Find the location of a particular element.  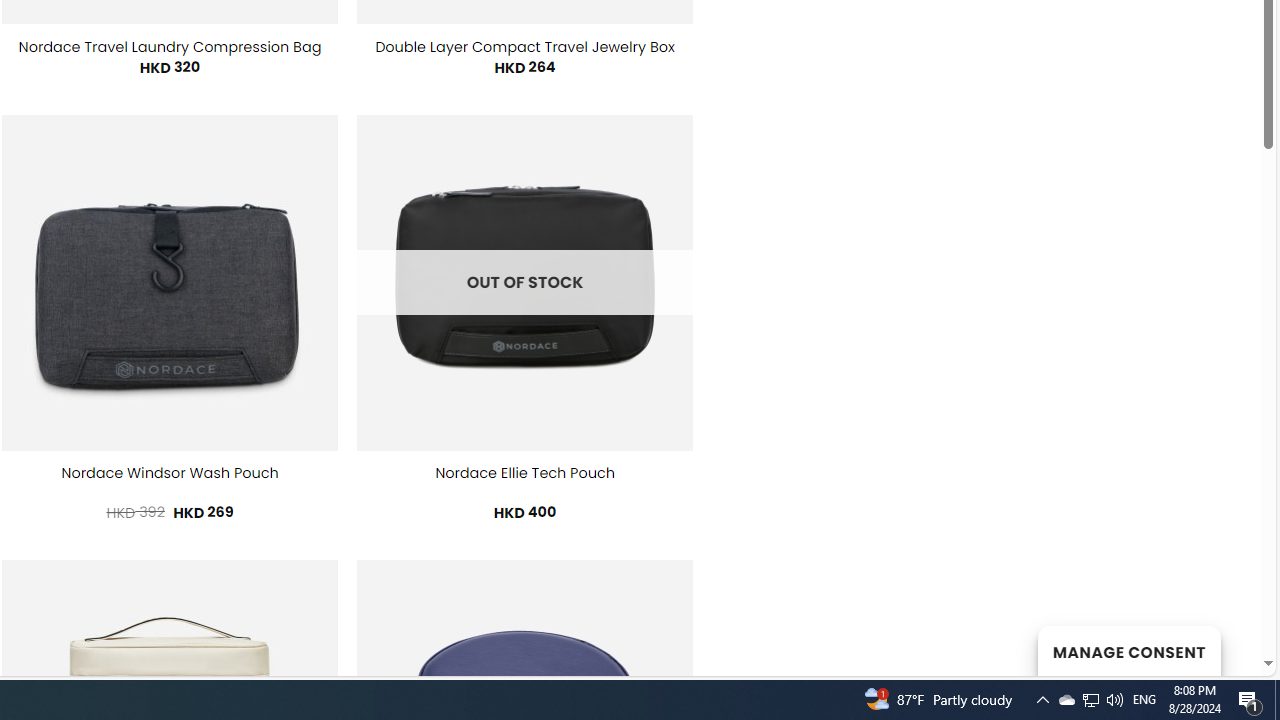

'Double Layer Compact Travel Jewelry Box' is located at coordinates (524, 46).